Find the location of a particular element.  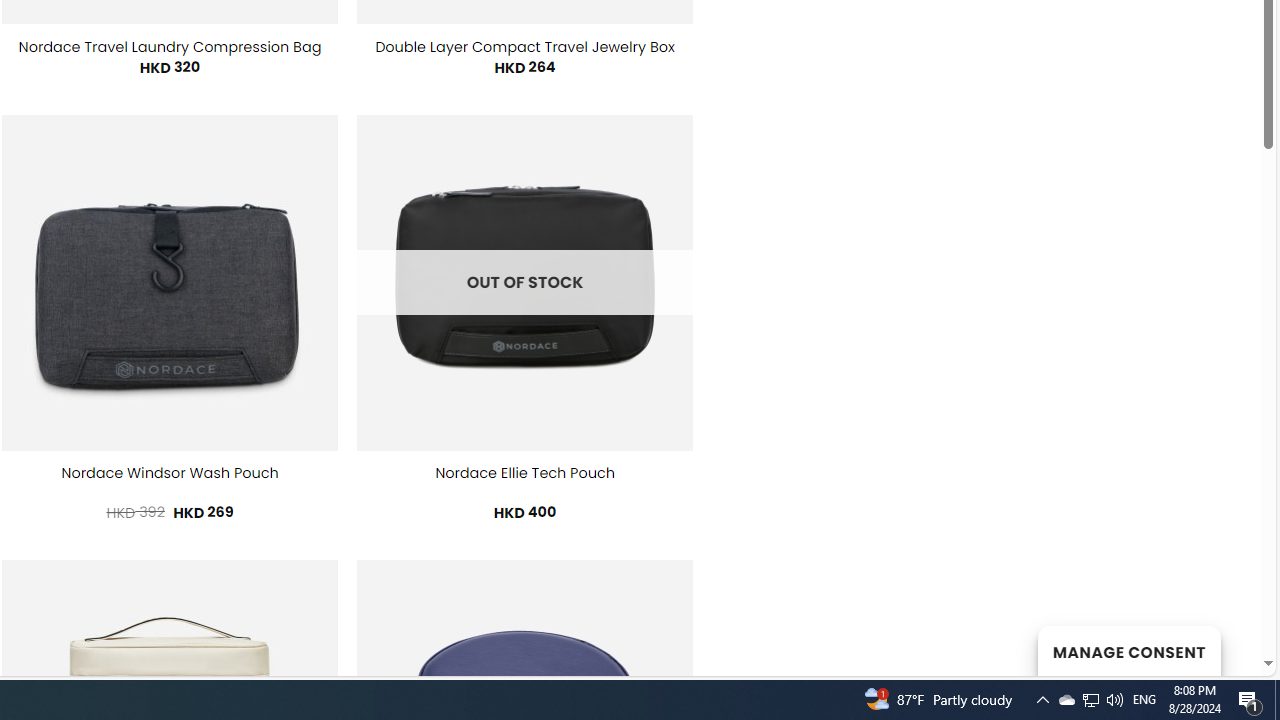

'Double Layer Compact Travel Jewelry Box' is located at coordinates (524, 46).